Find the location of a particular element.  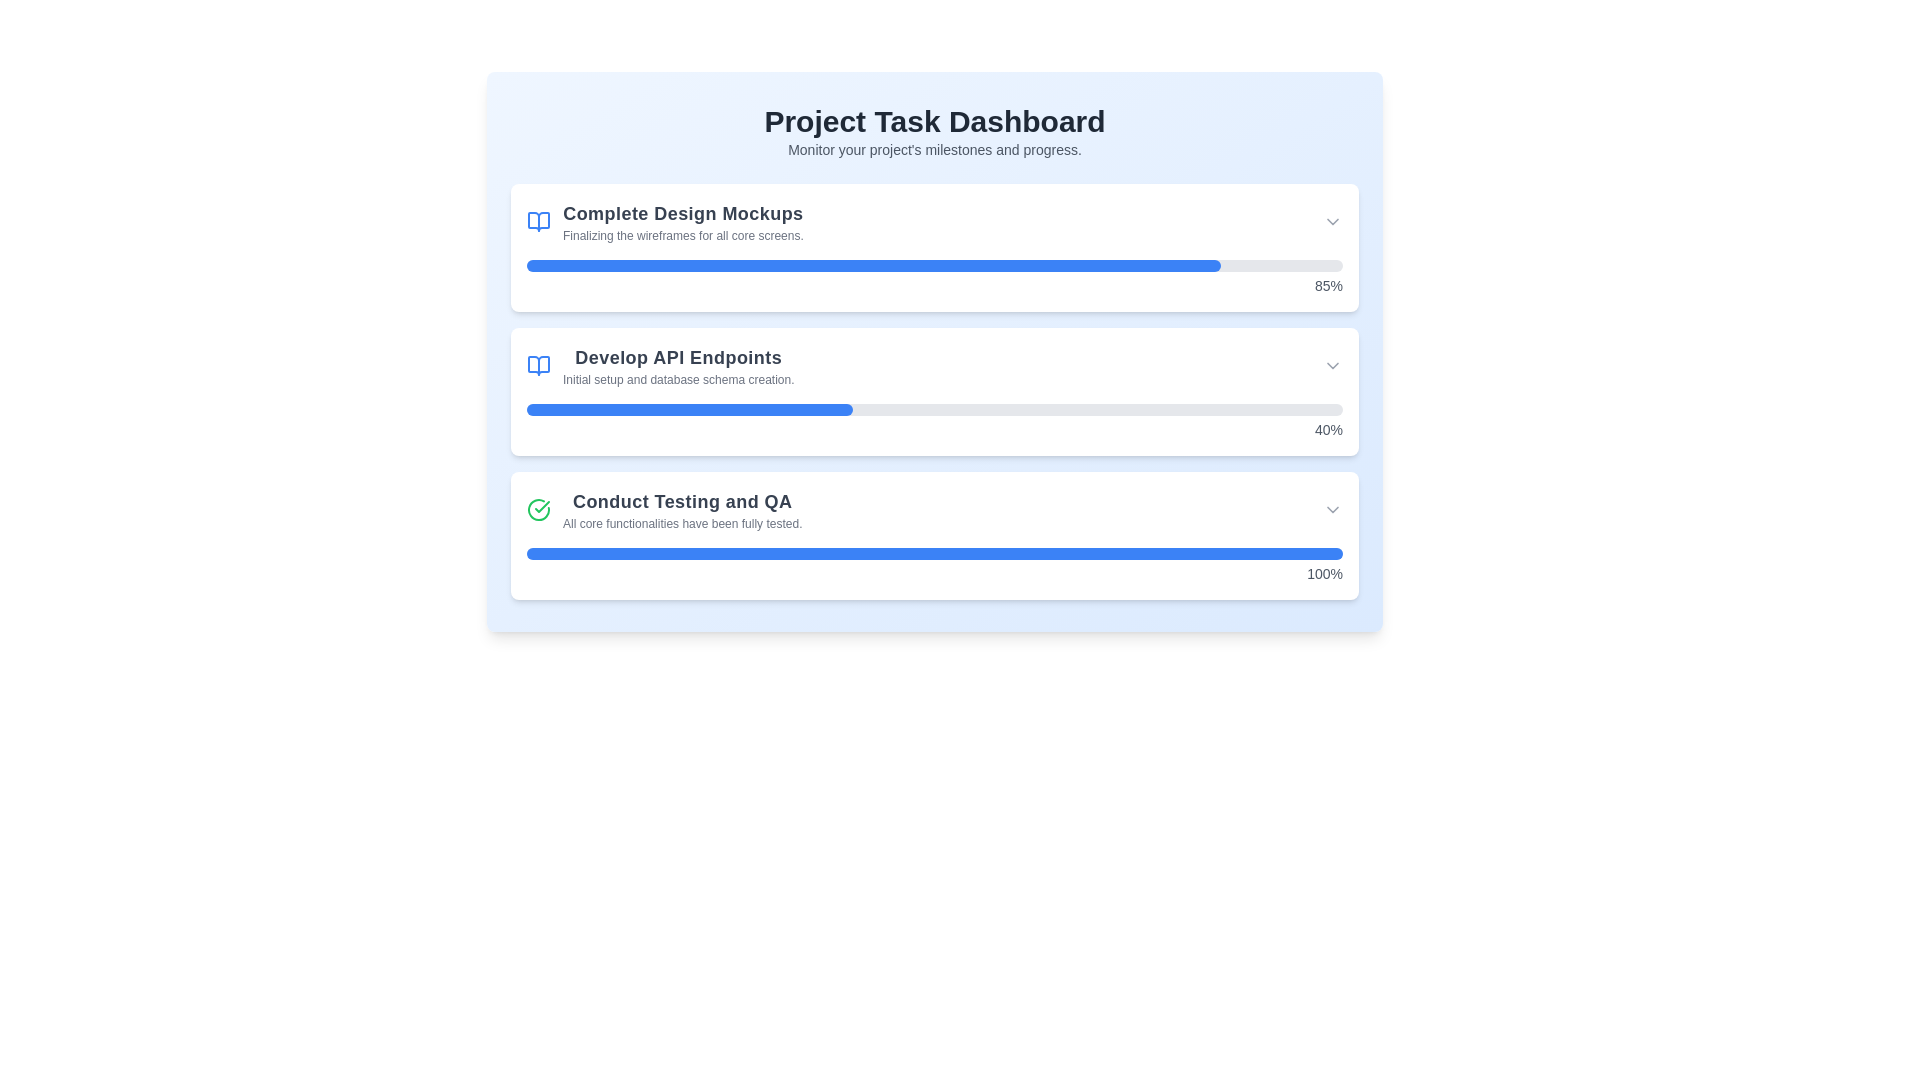

the Section Header titled 'Complete Design Mockups' with an open book icon, located in the first card of the vertically-stacked list of task cards in the project management dashboard is located at coordinates (665, 222).